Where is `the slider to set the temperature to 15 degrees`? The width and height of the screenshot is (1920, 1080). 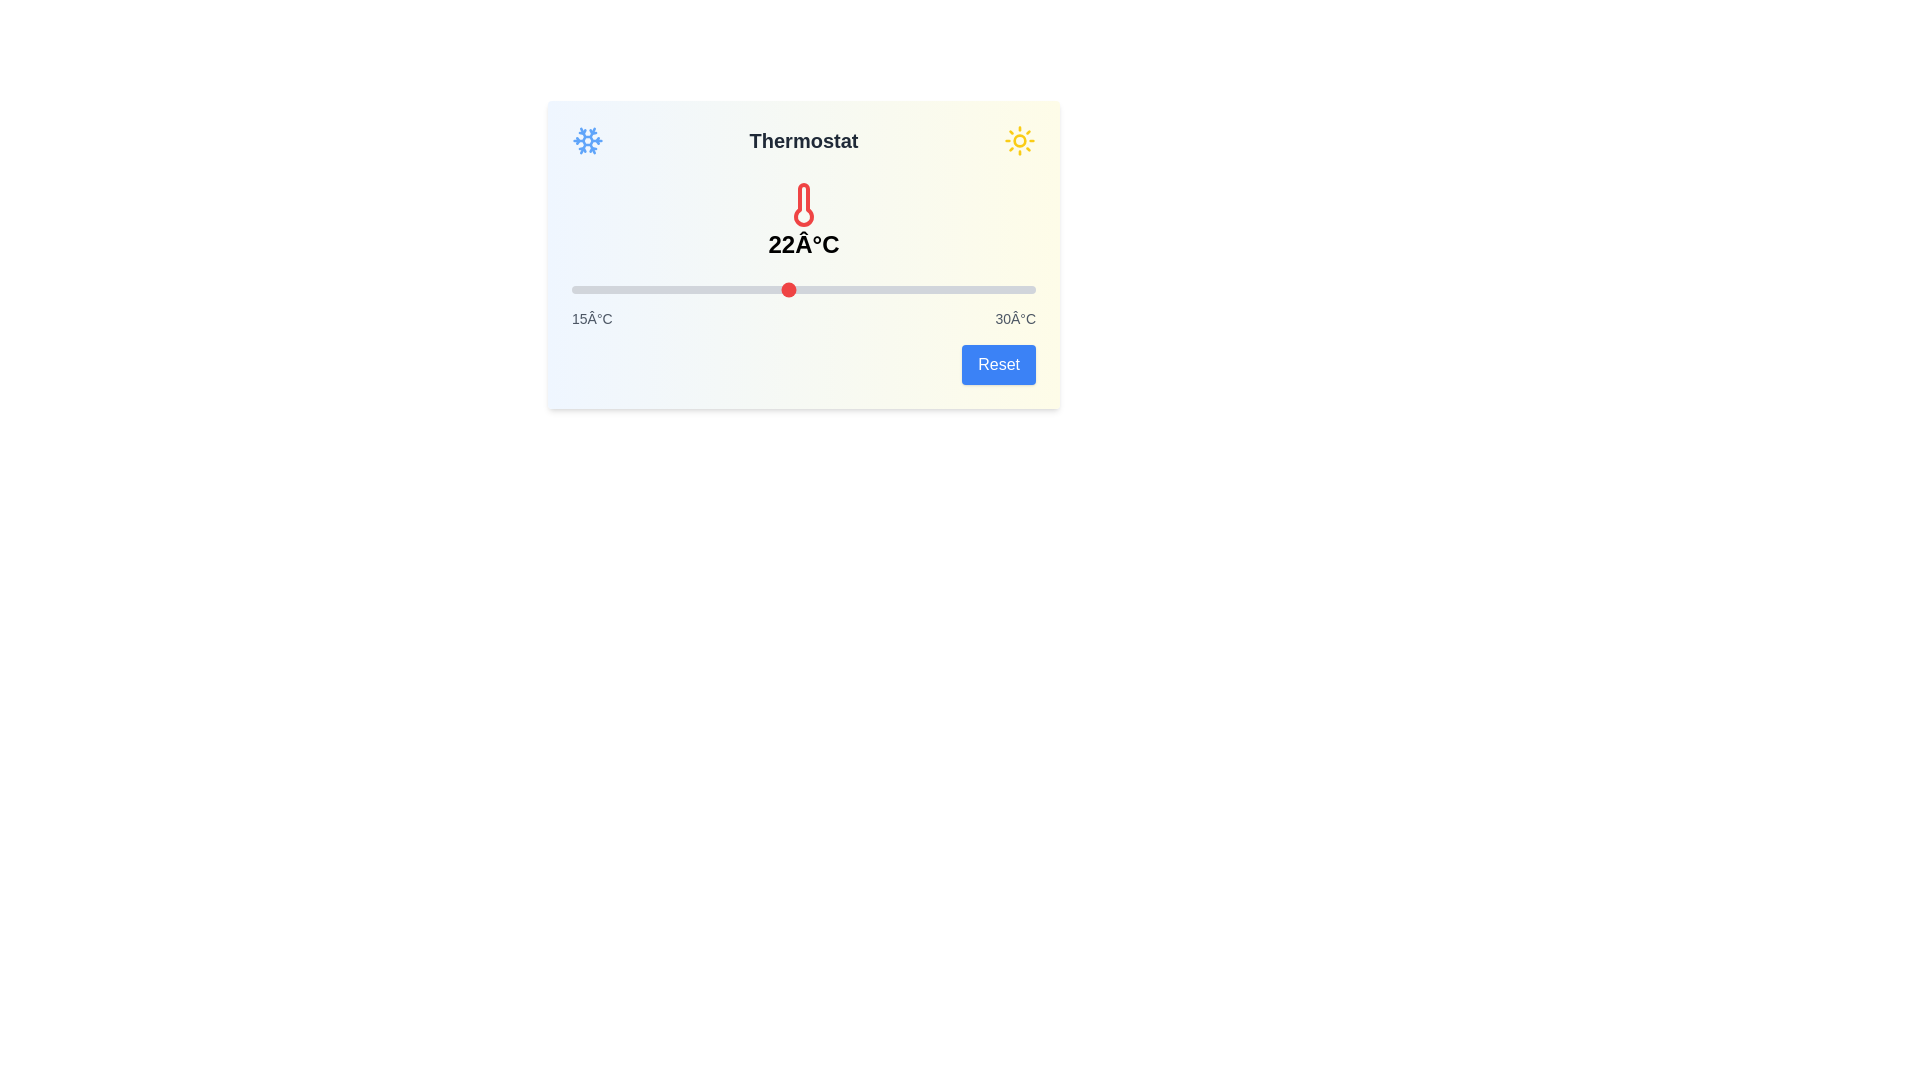 the slider to set the temperature to 15 degrees is located at coordinates (570, 289).